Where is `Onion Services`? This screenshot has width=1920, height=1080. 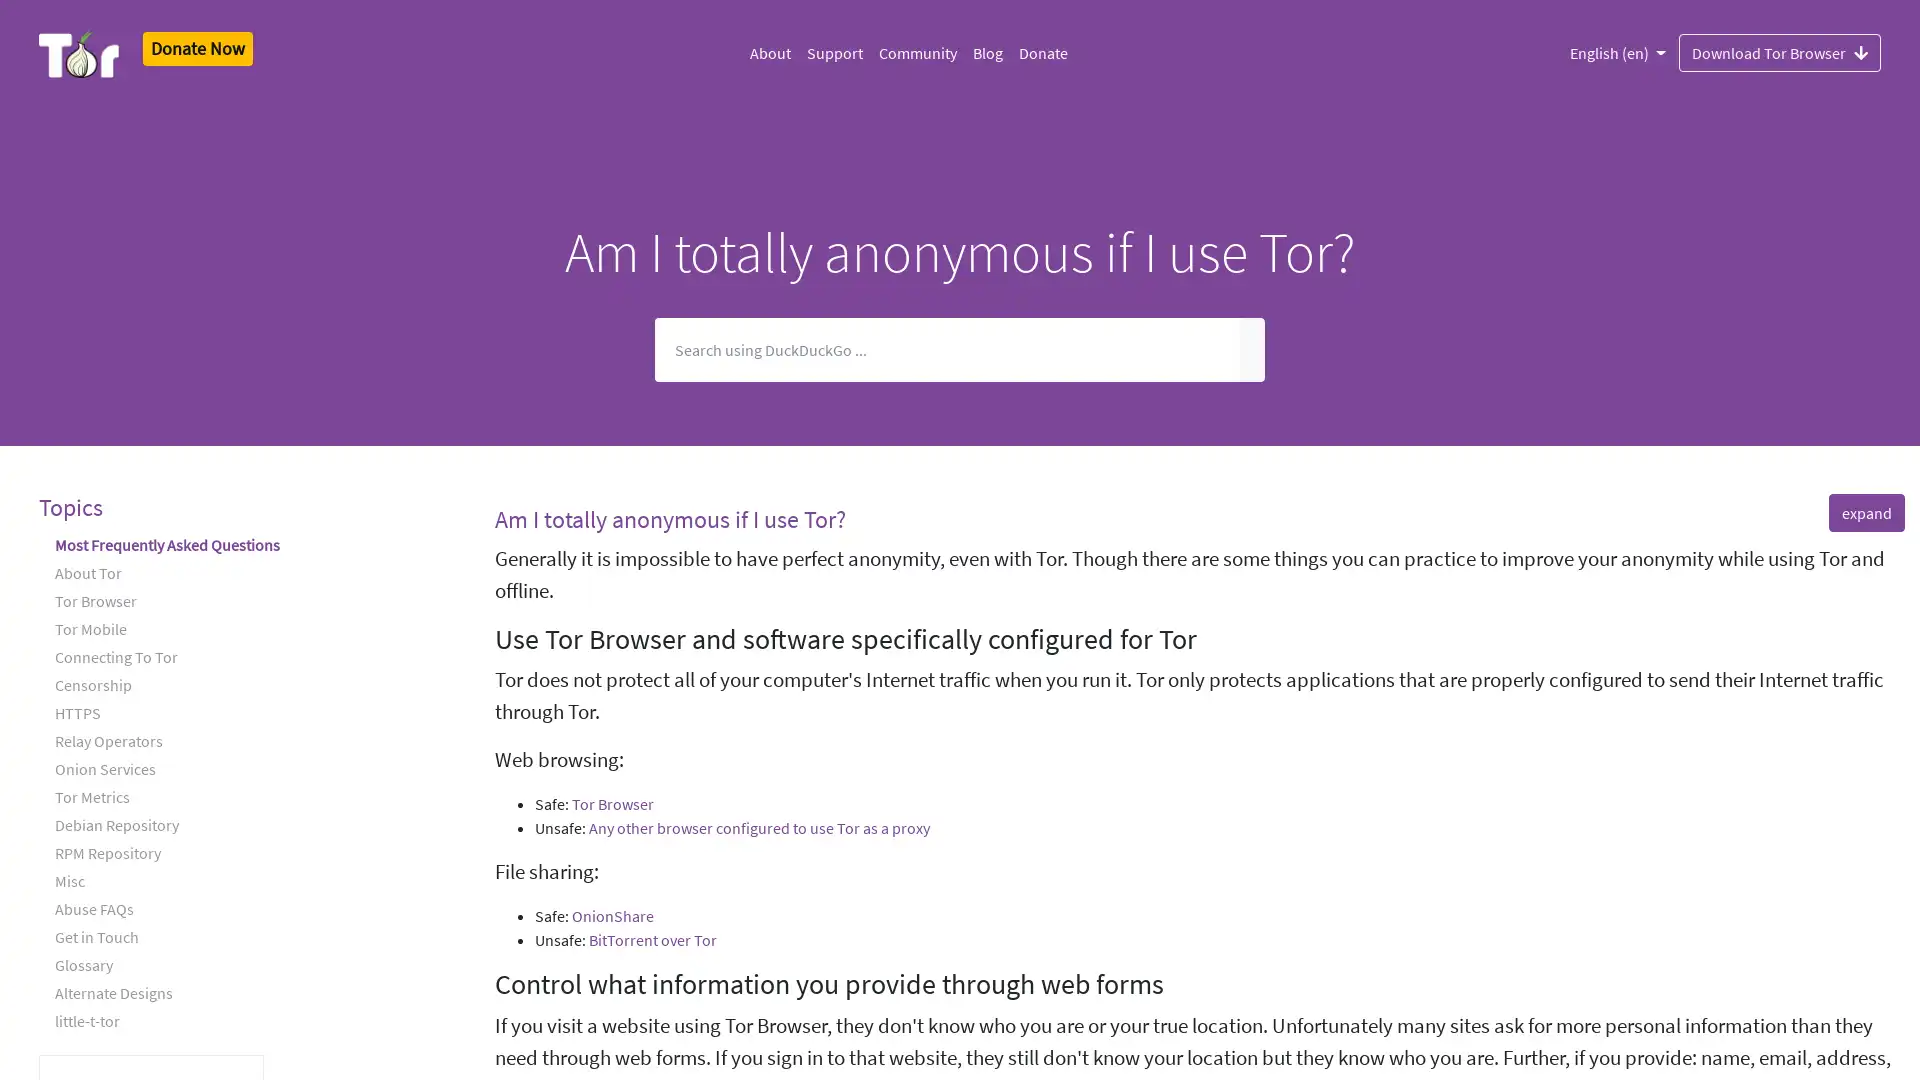
Onion Services is located at coordinates (247, 766).